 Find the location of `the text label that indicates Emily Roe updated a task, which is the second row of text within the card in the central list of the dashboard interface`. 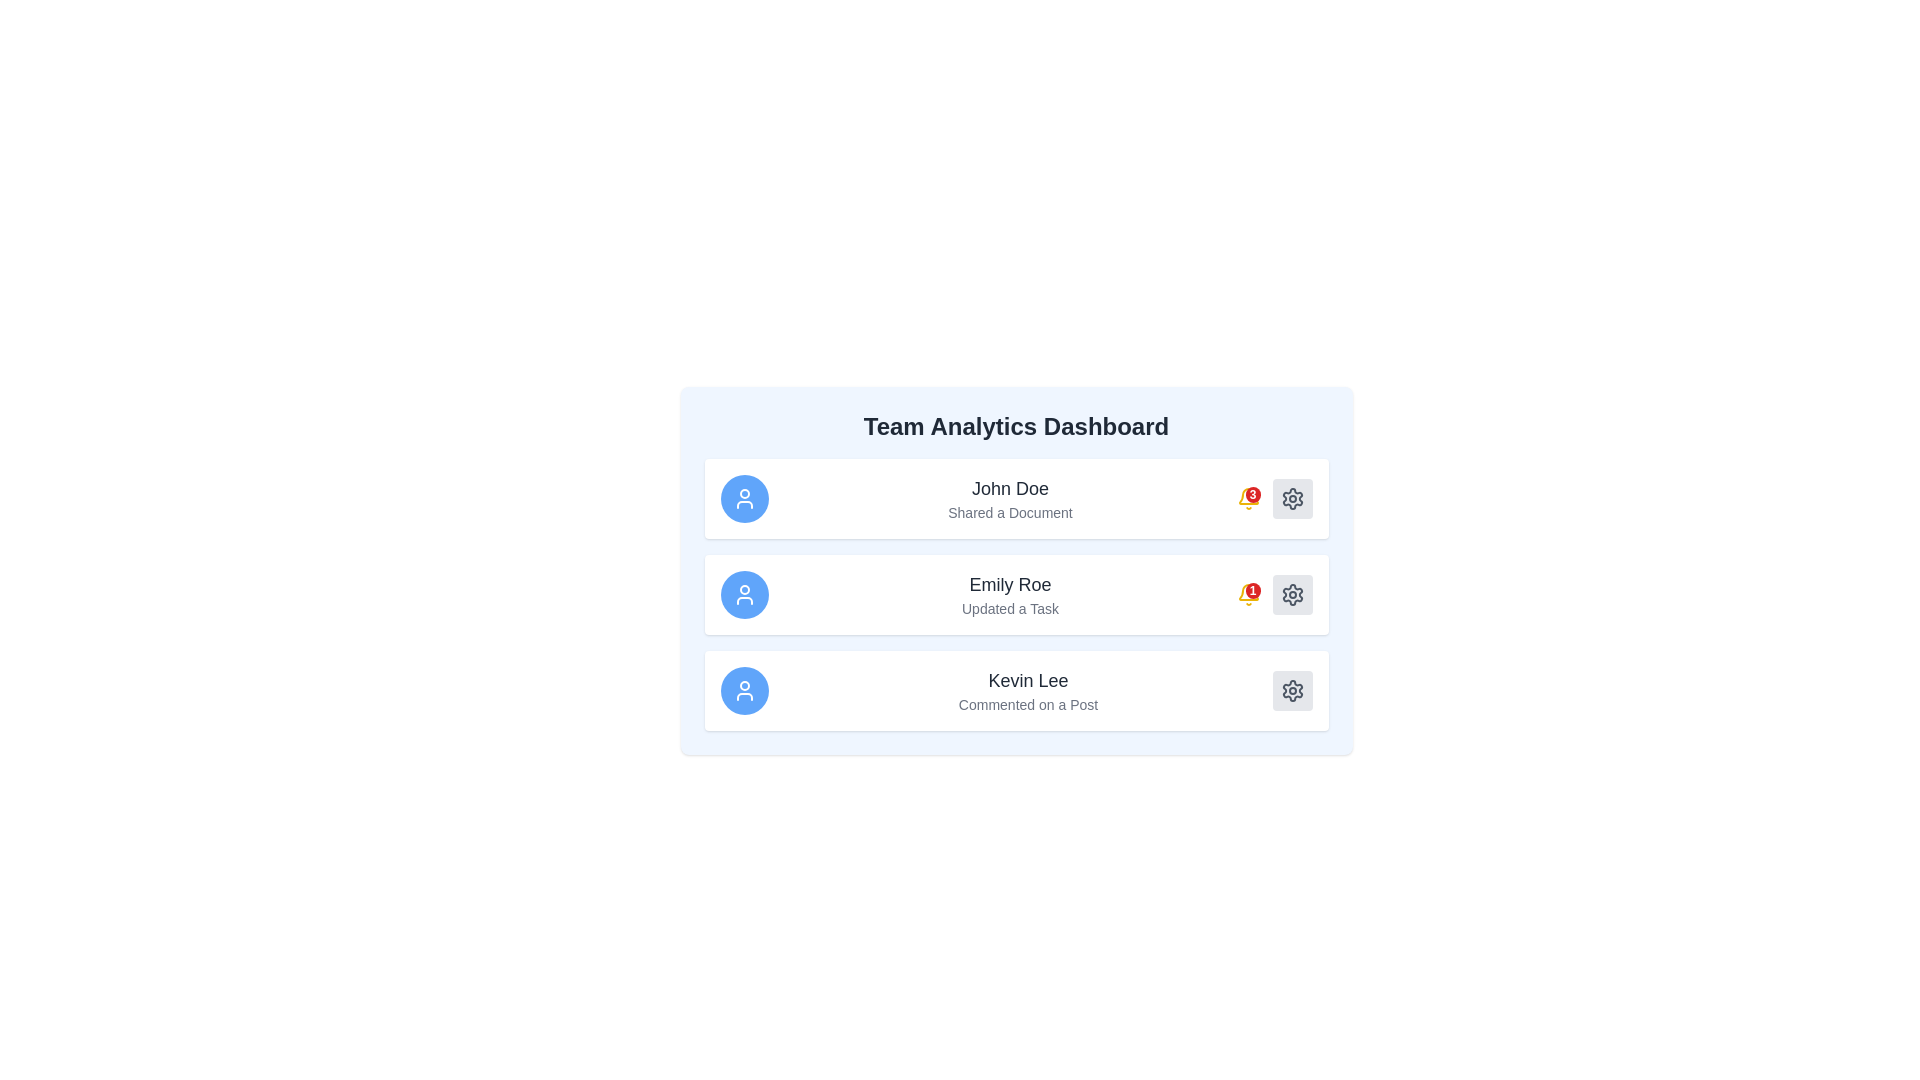

the text label that indicates Emily Roe updated a task, which is the second row of text within the card in the central list of the dashboard interface is located at coordinates (1010, 608).